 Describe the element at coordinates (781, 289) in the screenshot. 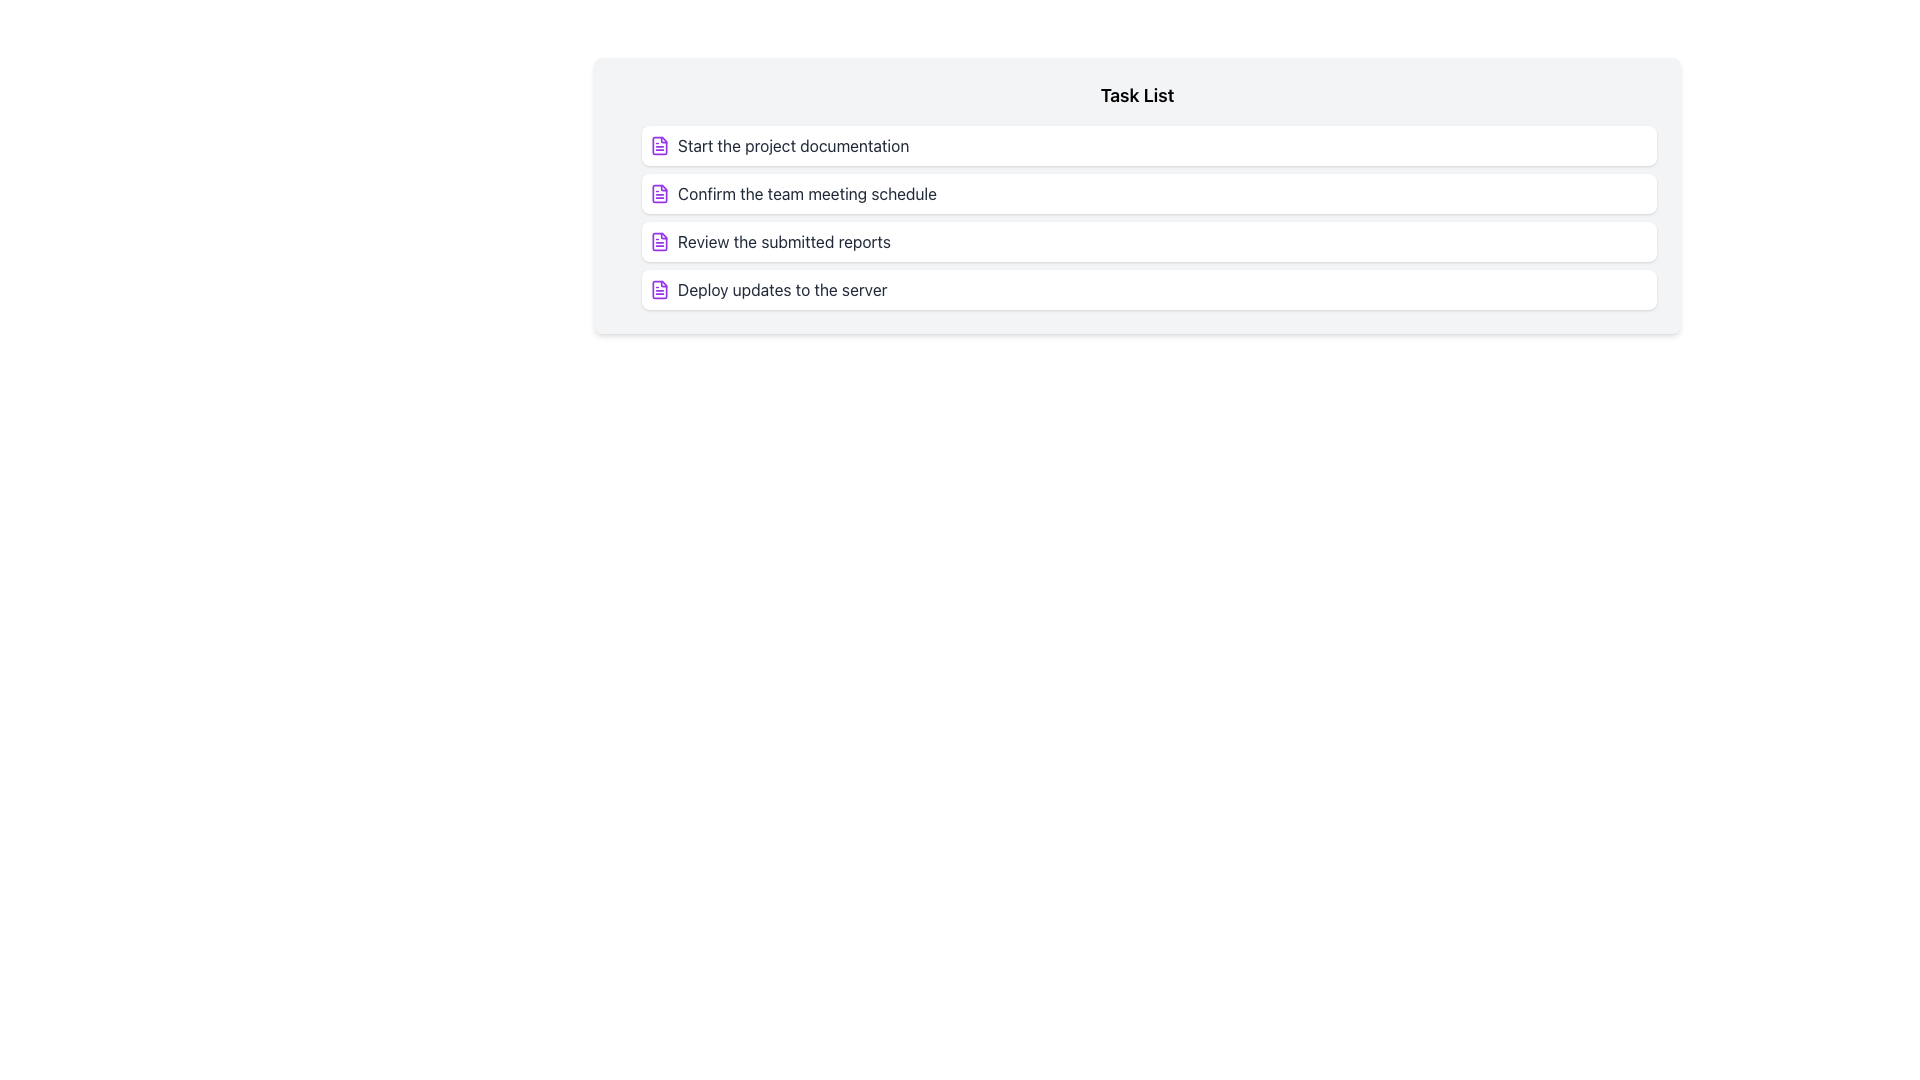

I see `the fourth entry in the task list labeled 'This Text allows users to:' which is located between 'Review the submitted reports' and whitespace` at that location.